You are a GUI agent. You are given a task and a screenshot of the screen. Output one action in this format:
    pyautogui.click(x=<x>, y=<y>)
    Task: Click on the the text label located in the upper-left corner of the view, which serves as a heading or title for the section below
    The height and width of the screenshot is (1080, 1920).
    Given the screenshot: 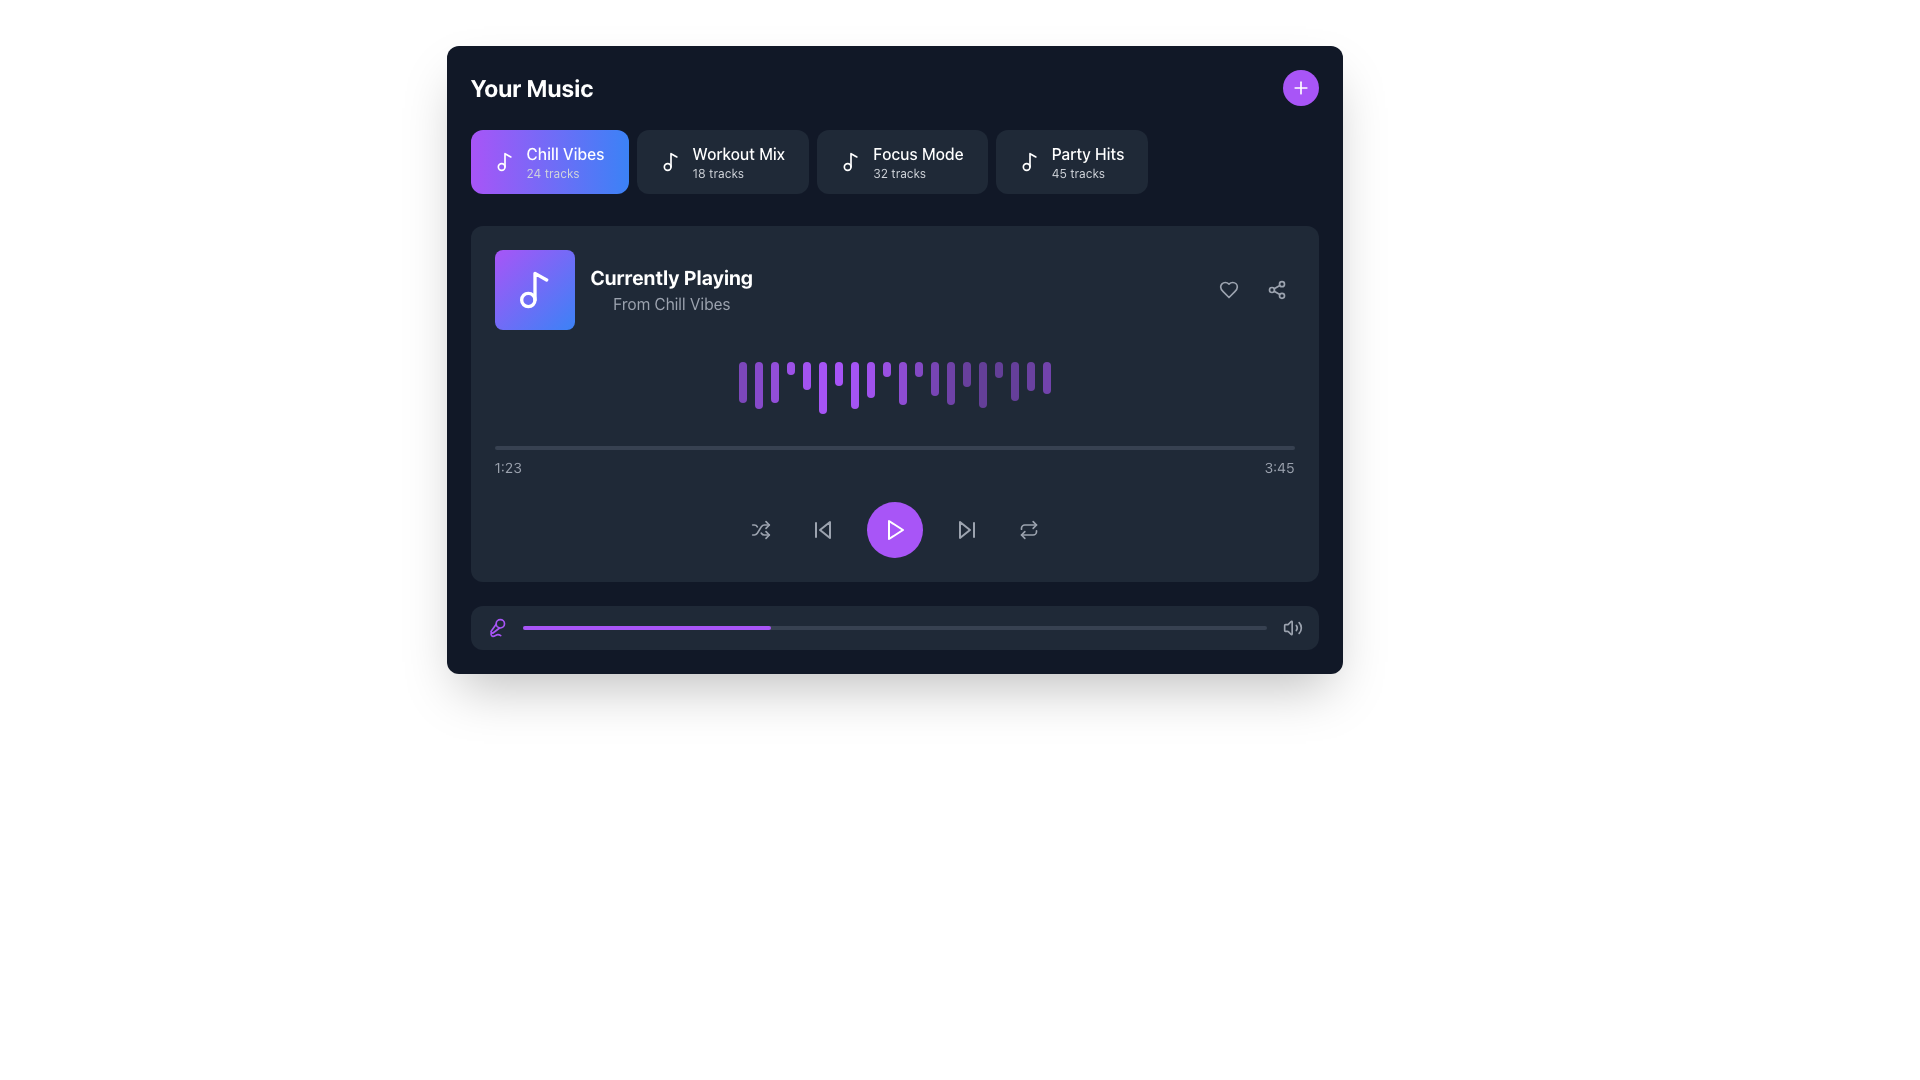 What is the action you would take?
    pyautogui.click(x=532, y=87)
    